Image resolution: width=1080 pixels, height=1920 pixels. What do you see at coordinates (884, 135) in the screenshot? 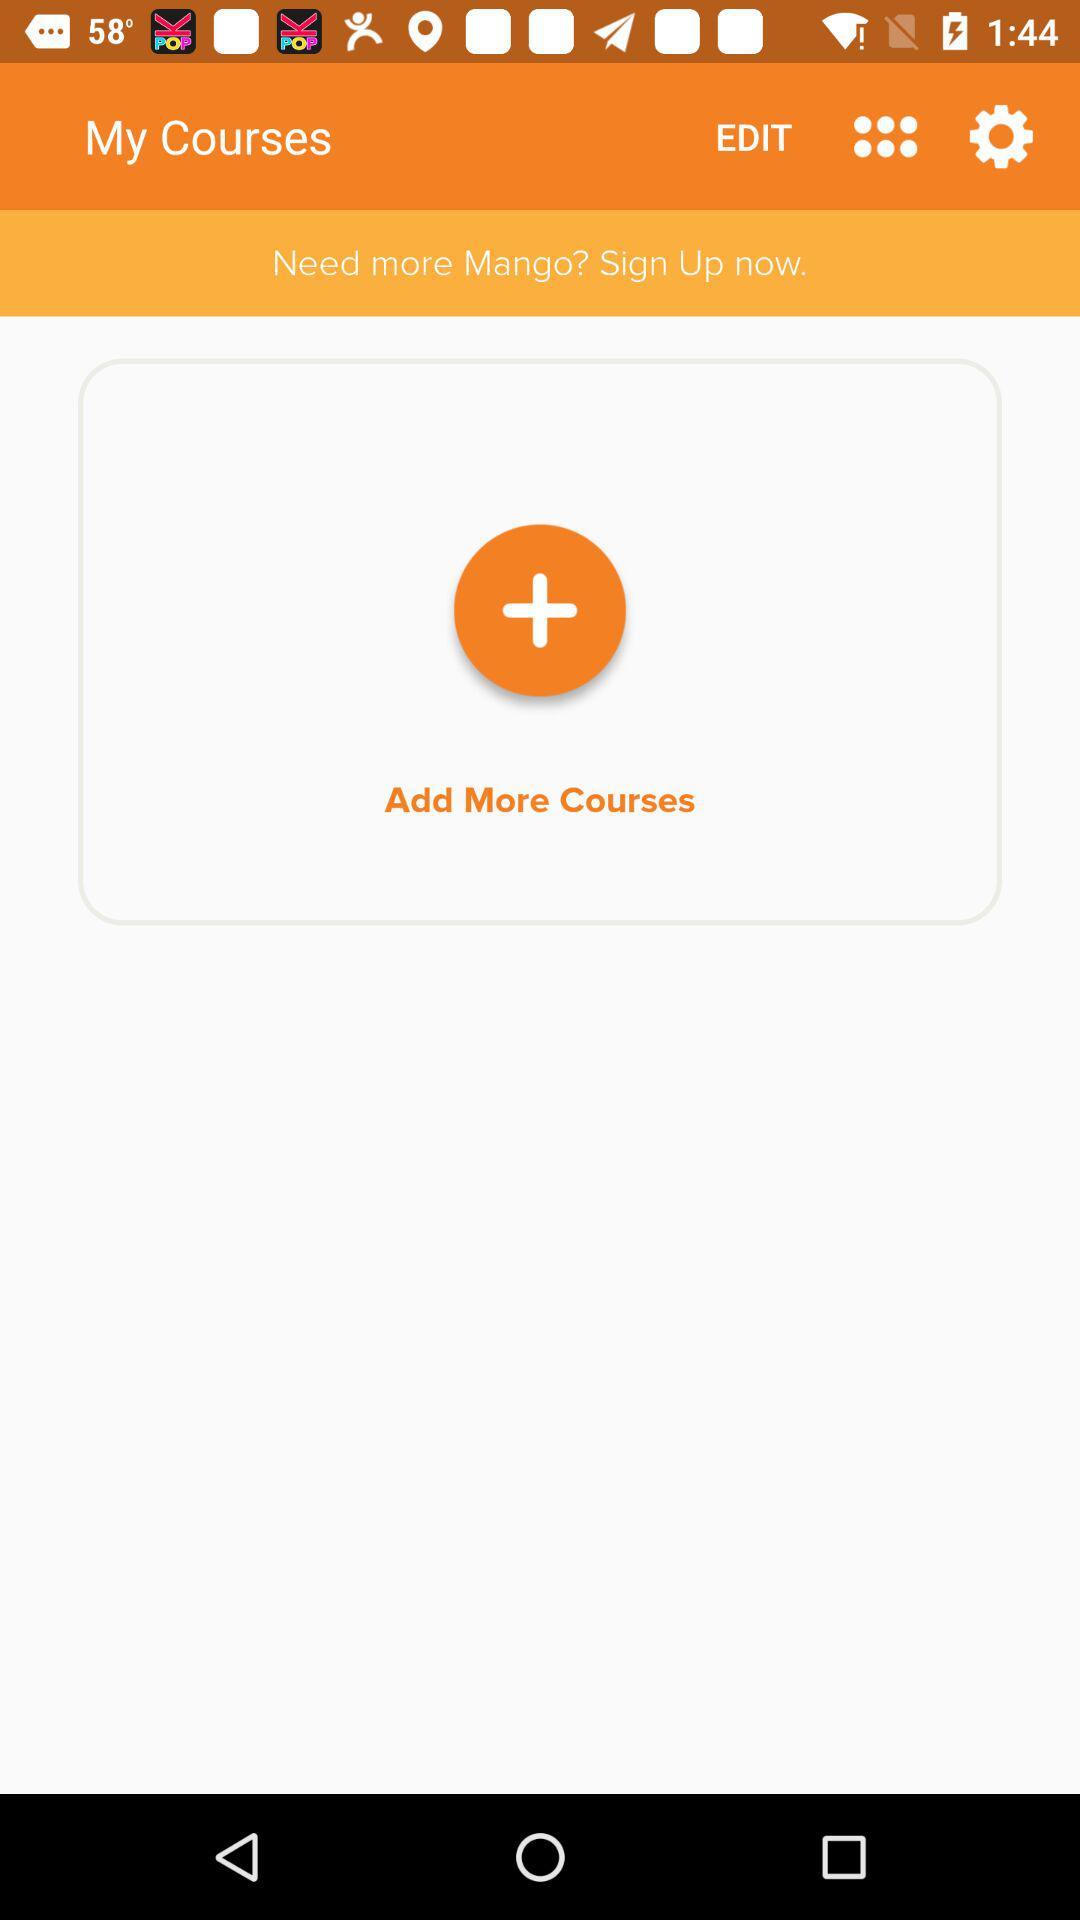
I see `choose categories` at bounding box center [884, 135].